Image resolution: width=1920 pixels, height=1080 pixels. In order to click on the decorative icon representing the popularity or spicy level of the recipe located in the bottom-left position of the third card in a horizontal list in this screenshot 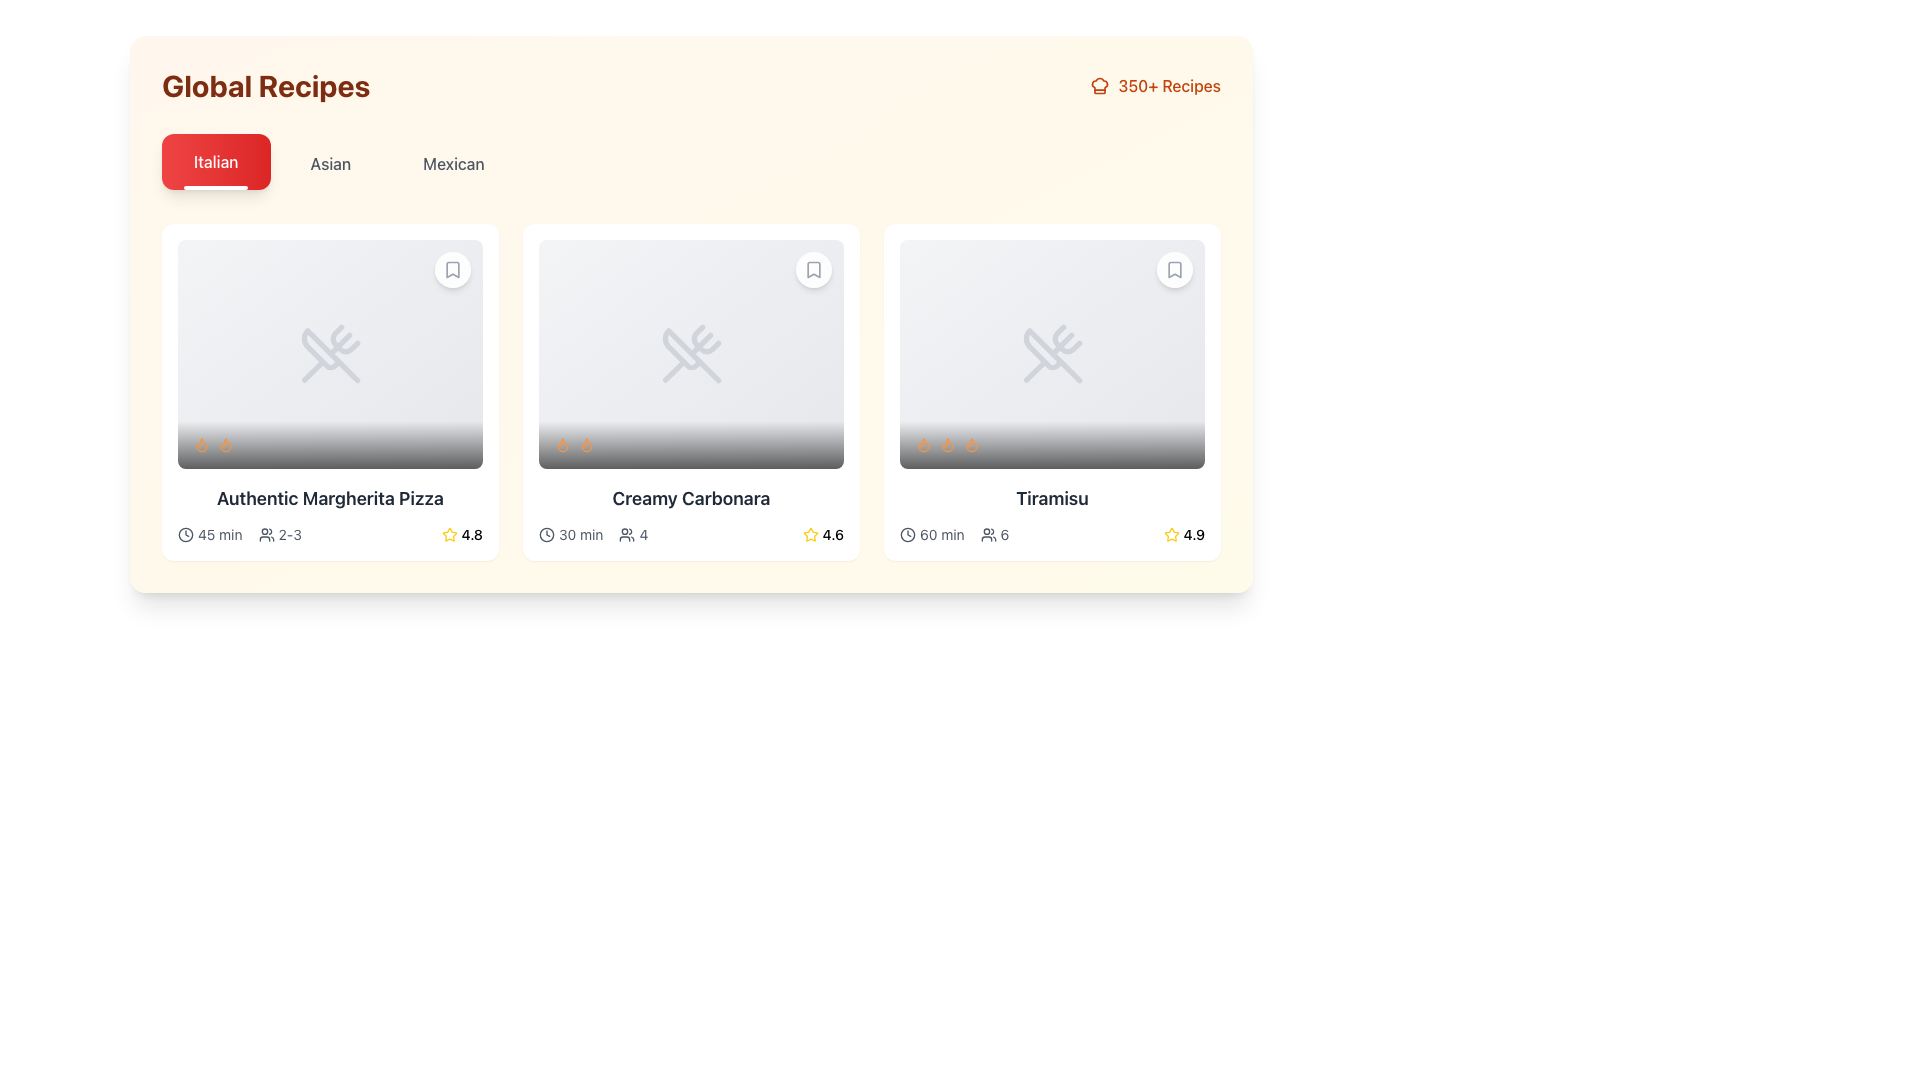, I will do `click(947, 443)`.